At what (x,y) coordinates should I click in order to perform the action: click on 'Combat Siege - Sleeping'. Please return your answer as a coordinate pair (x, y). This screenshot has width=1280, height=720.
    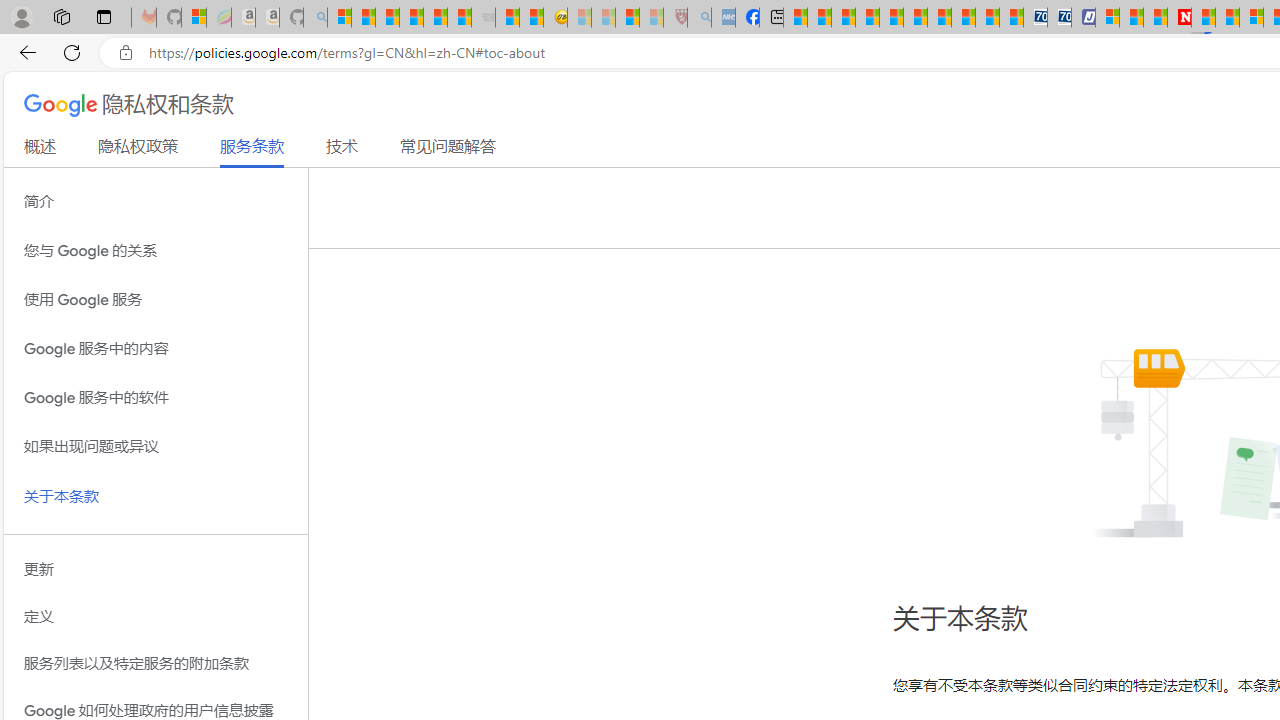
    Looking at the image, I should click on (483, 17).